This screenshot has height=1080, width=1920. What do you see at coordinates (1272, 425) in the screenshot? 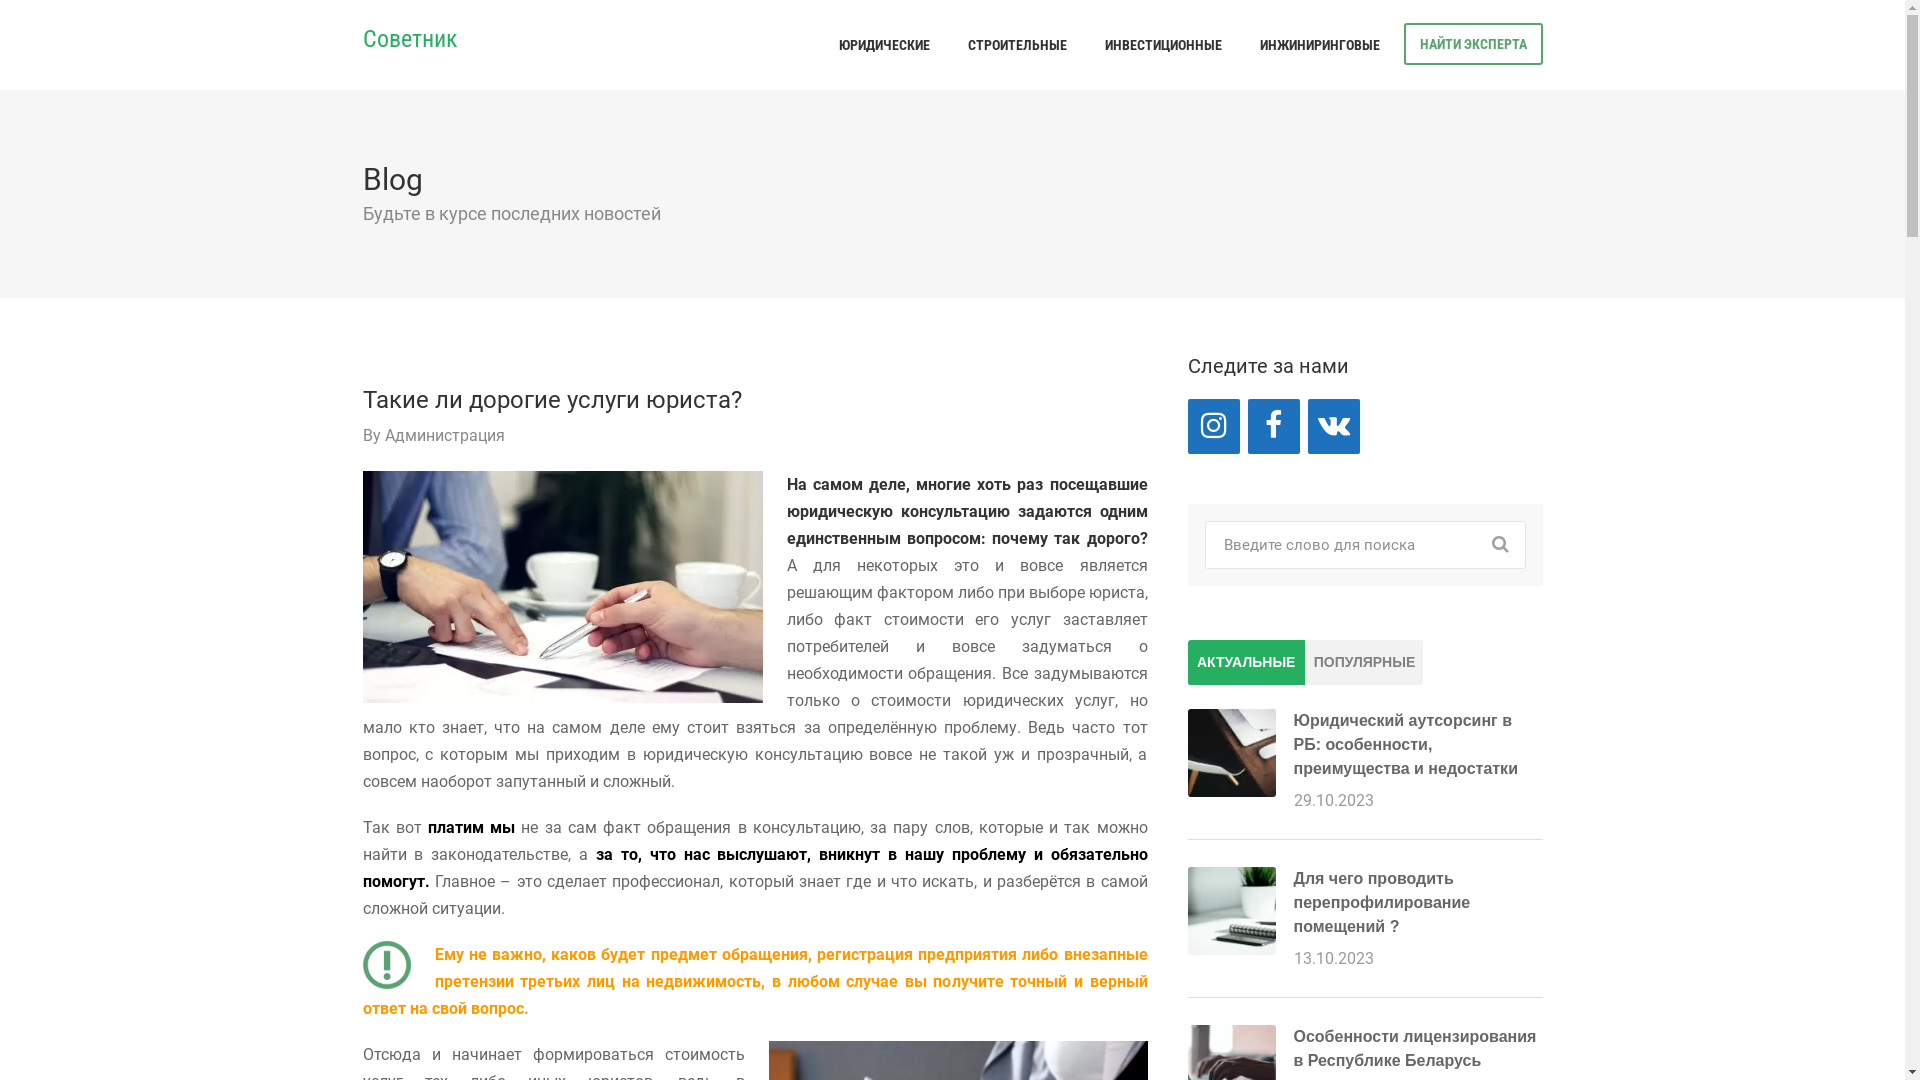
I see `'Facebook'` at bounding box center [1272, 425].